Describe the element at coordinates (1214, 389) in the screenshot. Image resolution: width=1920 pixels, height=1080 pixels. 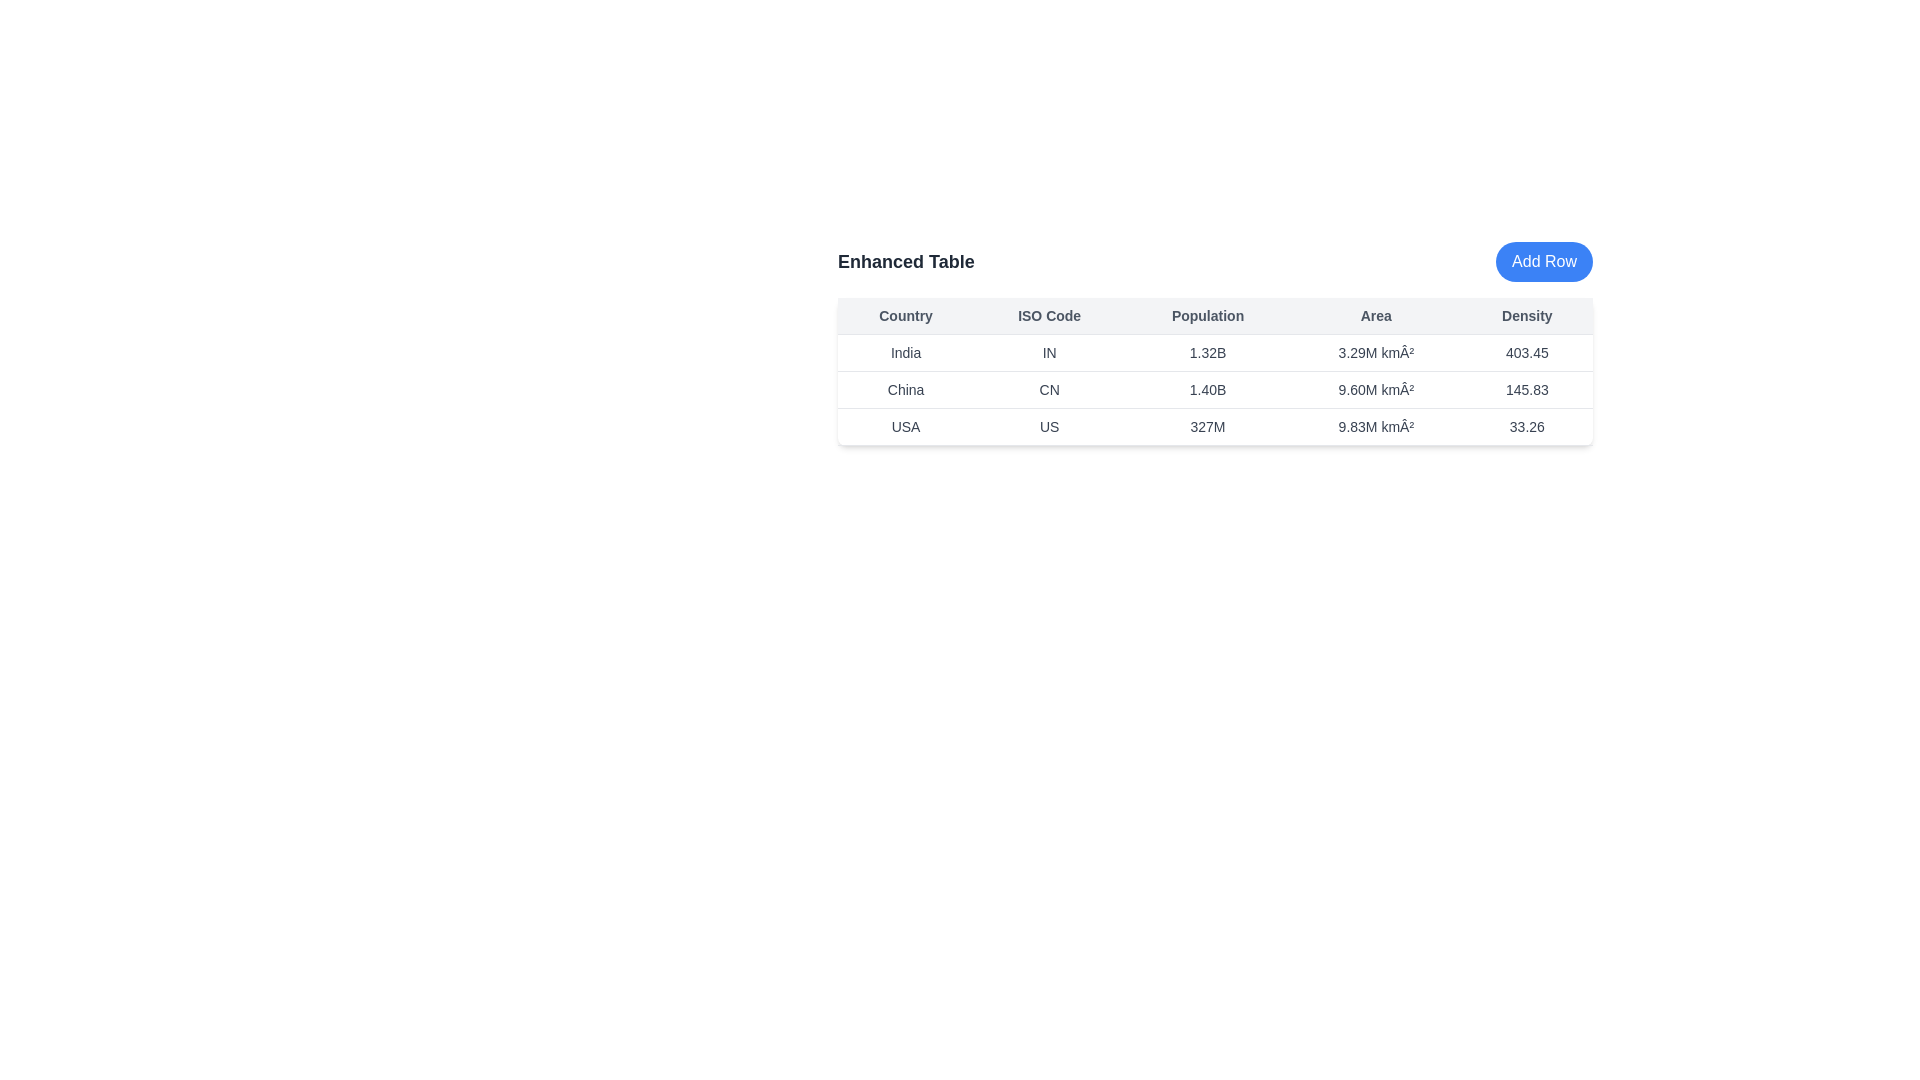
I see `the second data row in the 'Enhanced Table' that provides statistical information about China, located between the rows for 'India' and 'USA'` at that location.